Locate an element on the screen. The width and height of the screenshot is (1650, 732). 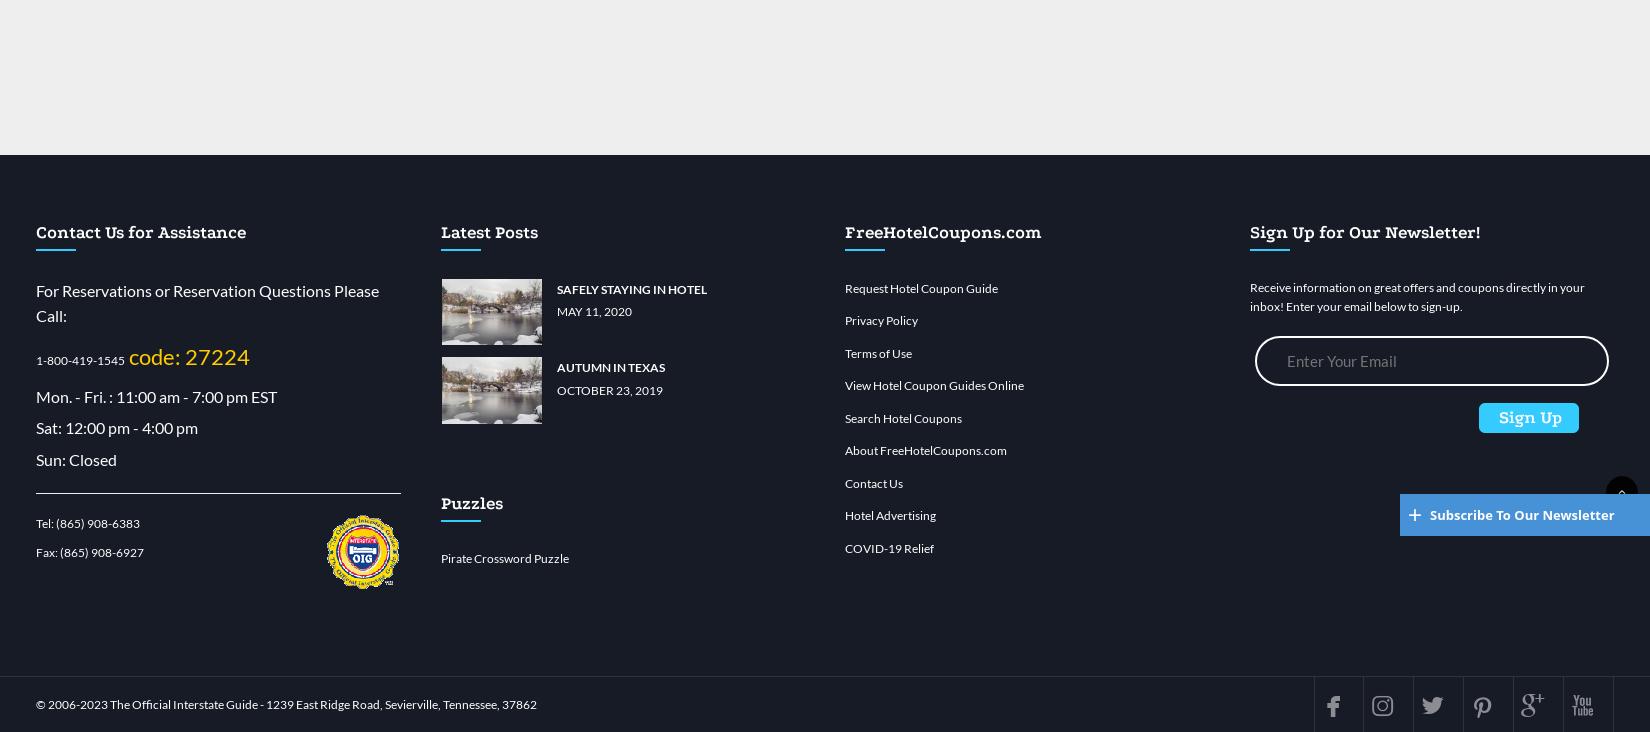
'Autumn in Texas' is located at coordinates (609, 366).